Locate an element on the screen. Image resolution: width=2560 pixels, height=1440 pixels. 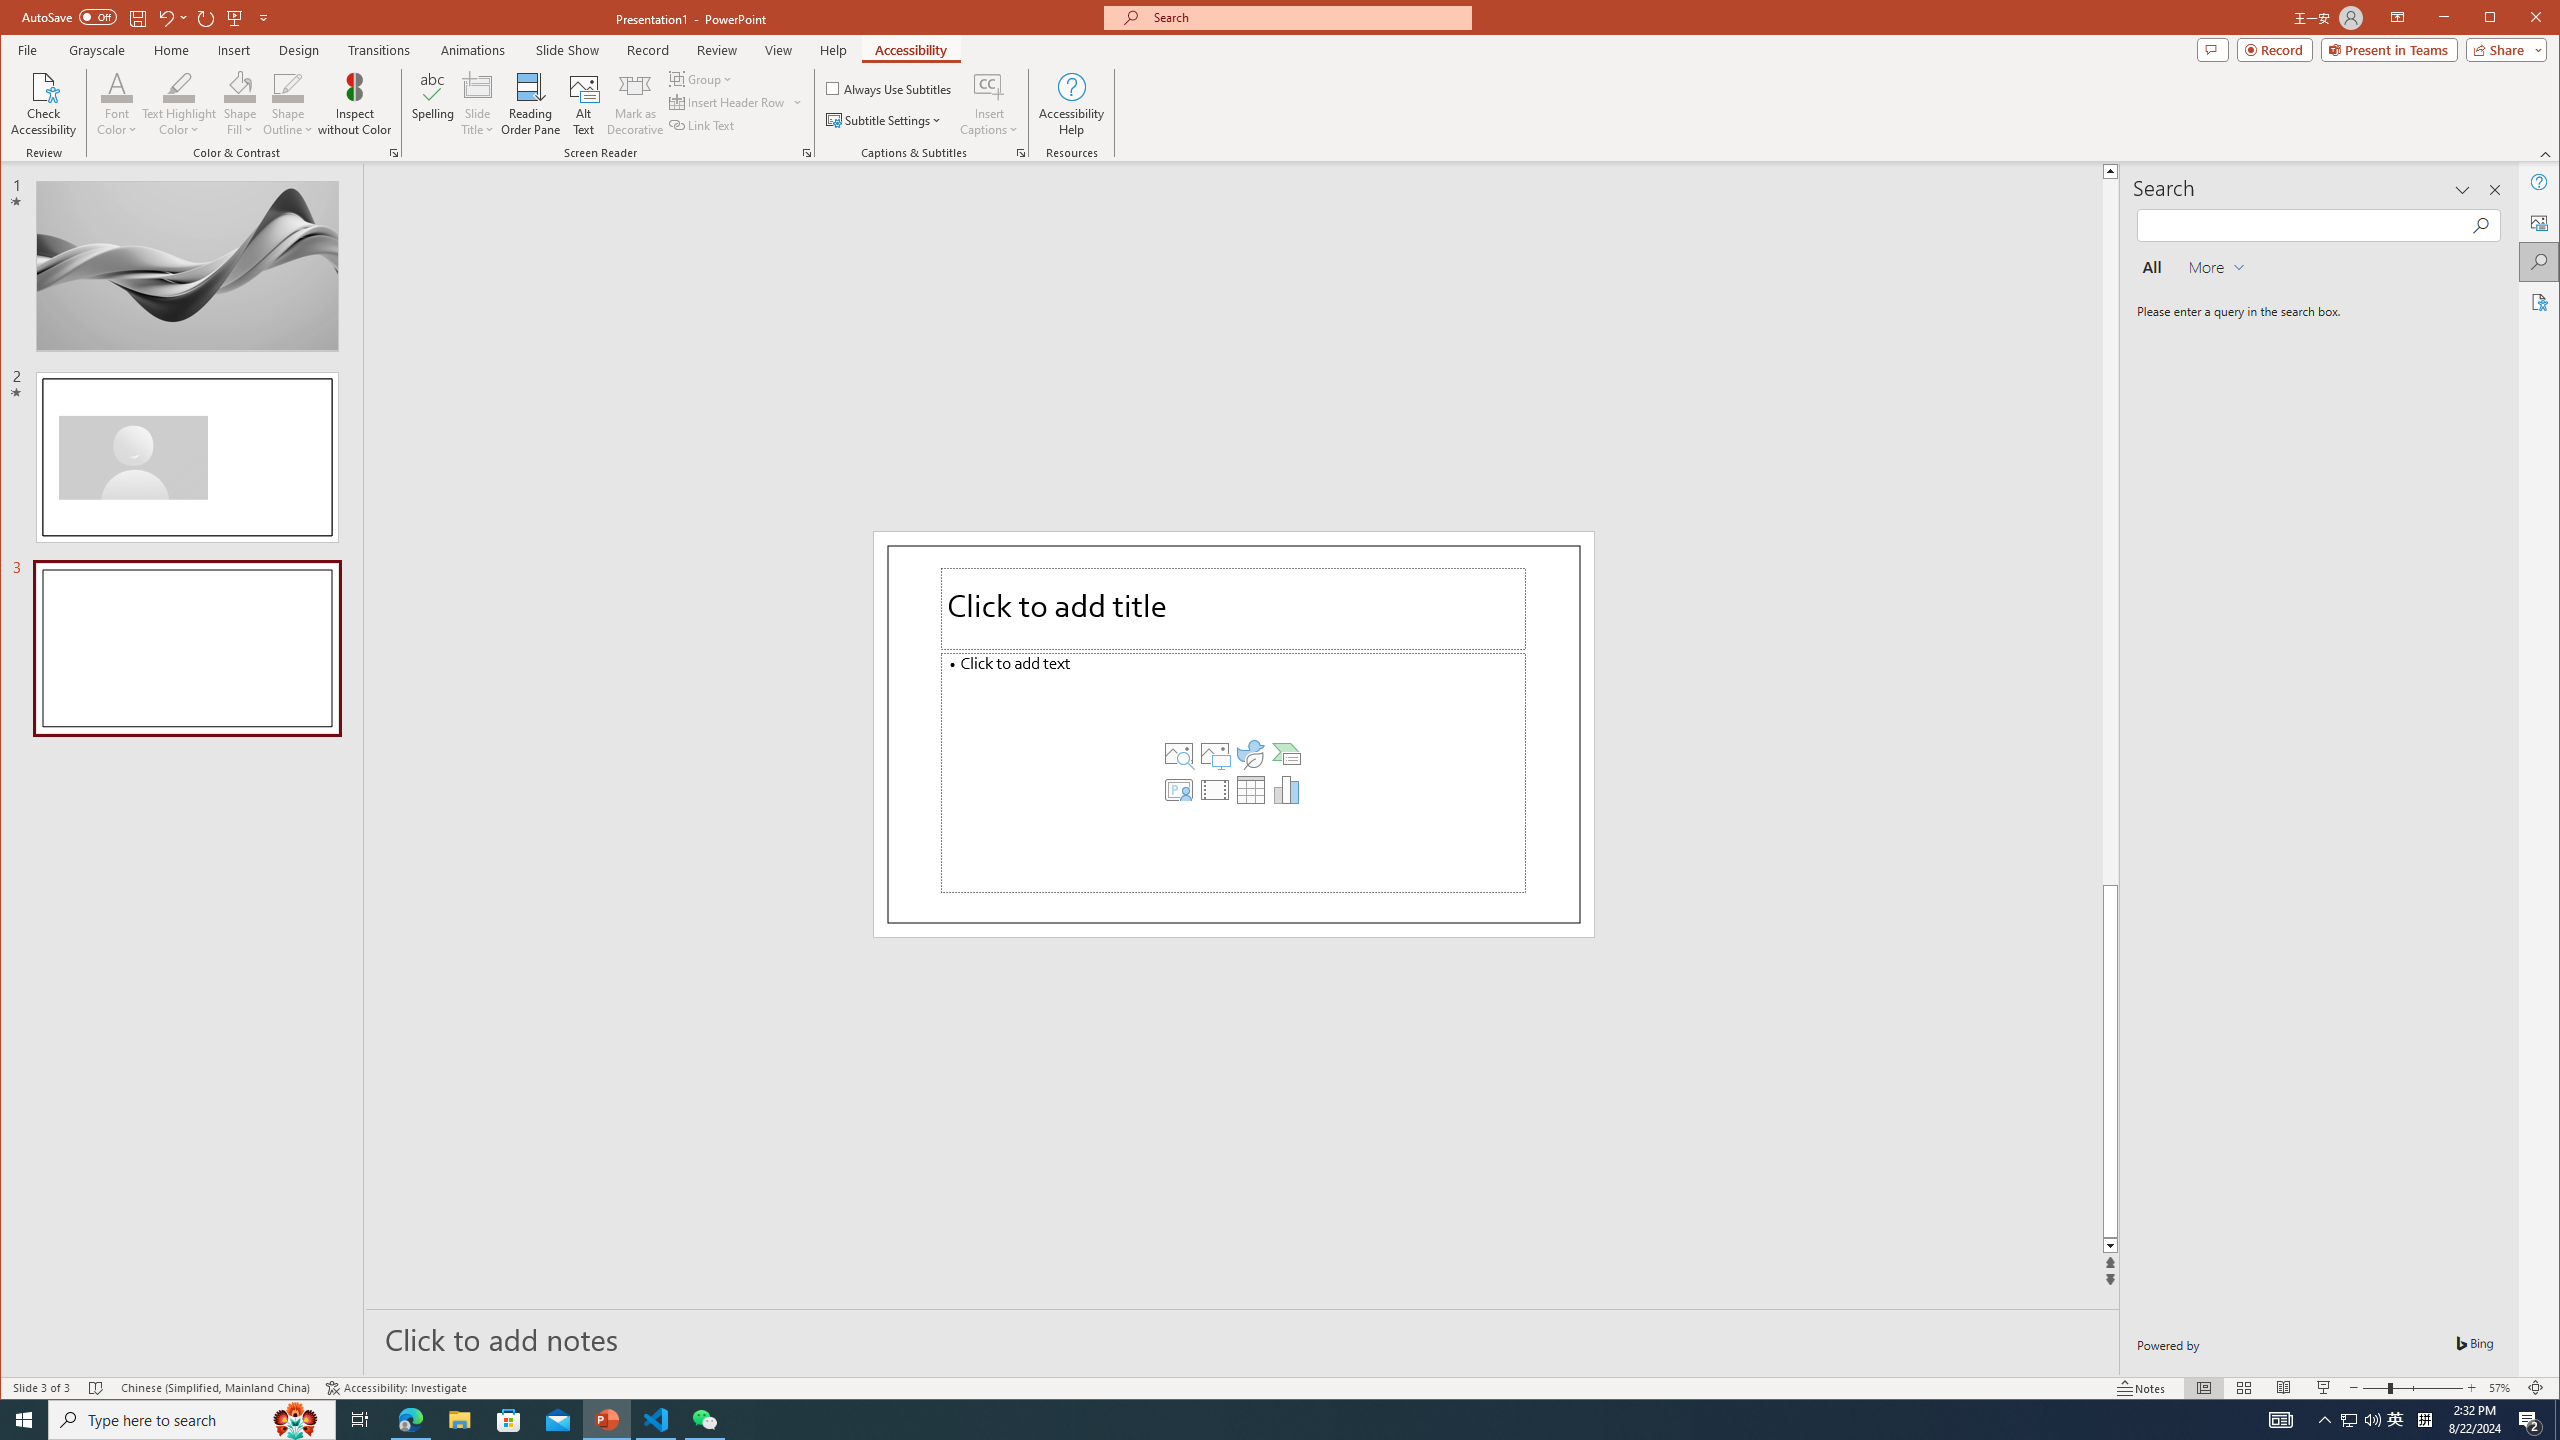
'Task View' is located at coordinates (358, 1418).